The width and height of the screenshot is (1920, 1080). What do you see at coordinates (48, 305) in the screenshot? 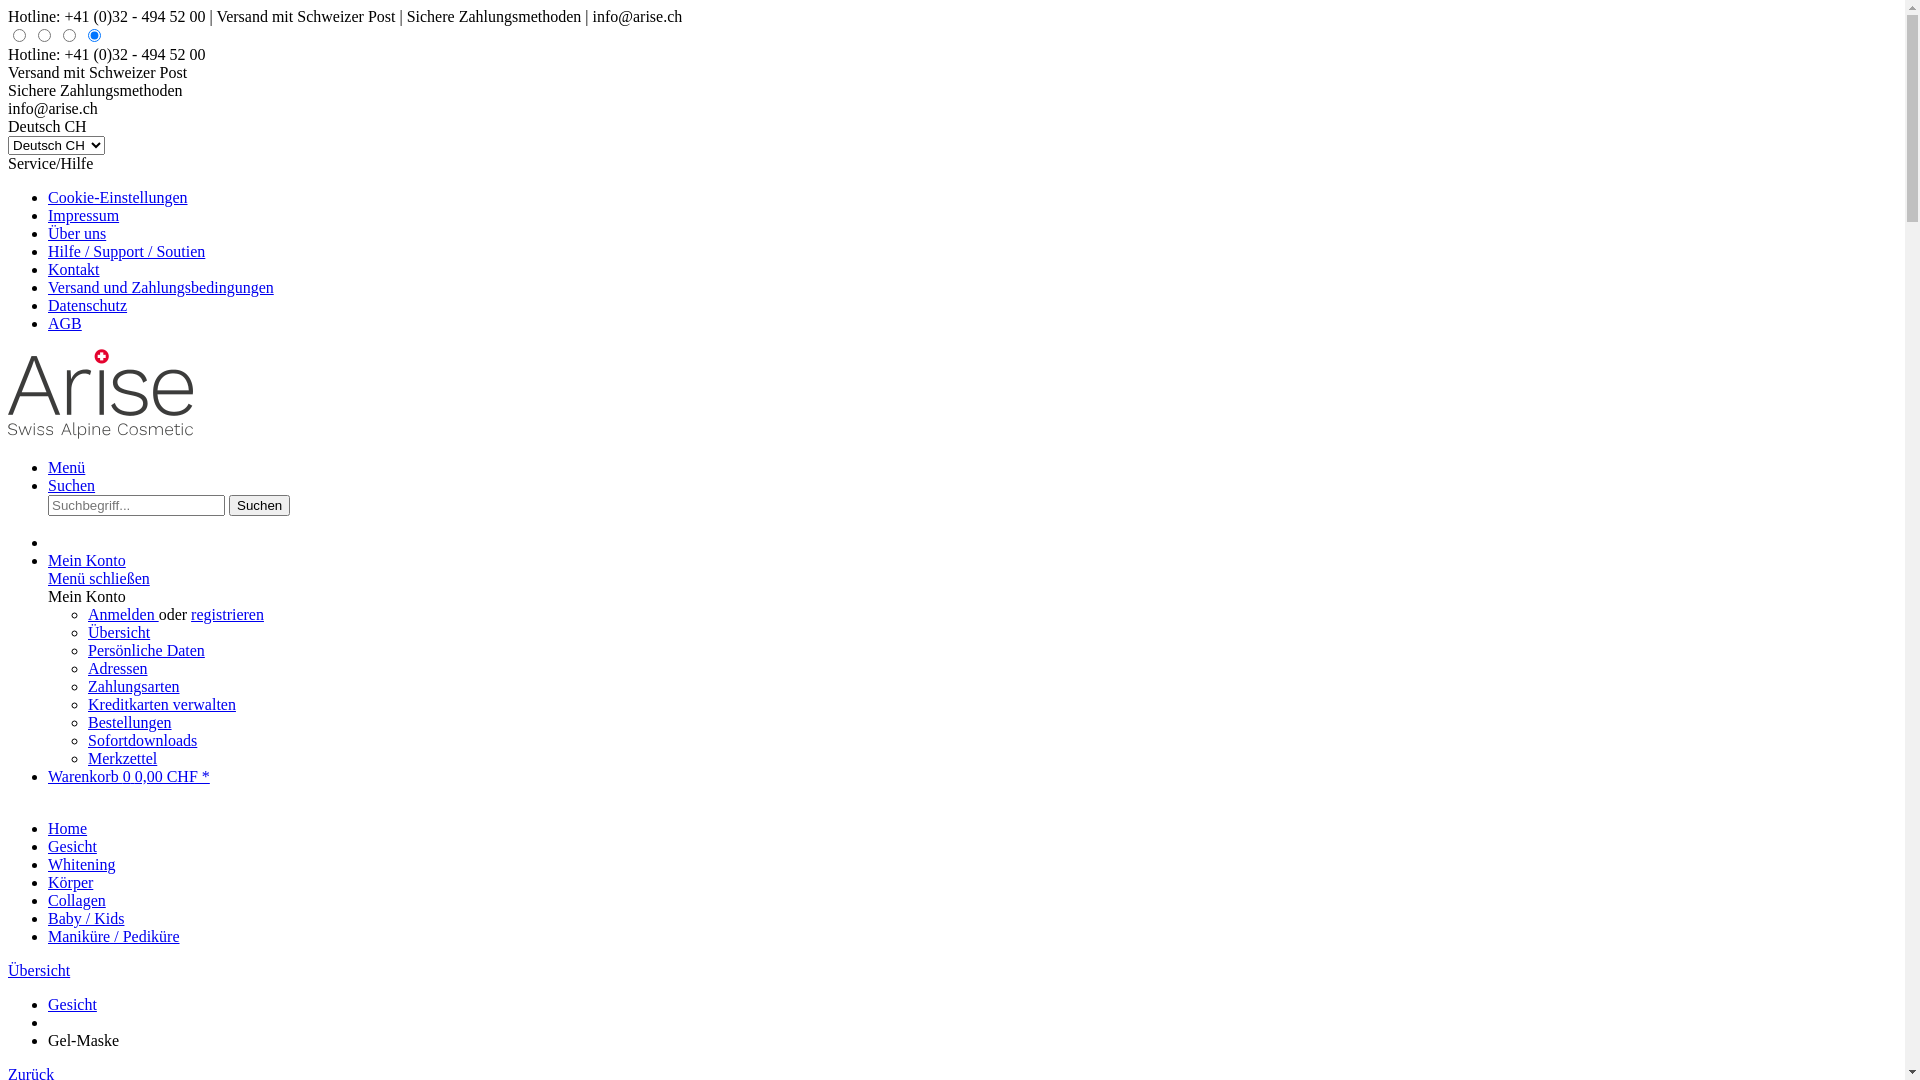
I see `'Datenschutz'` at bounding box center [48, 305].